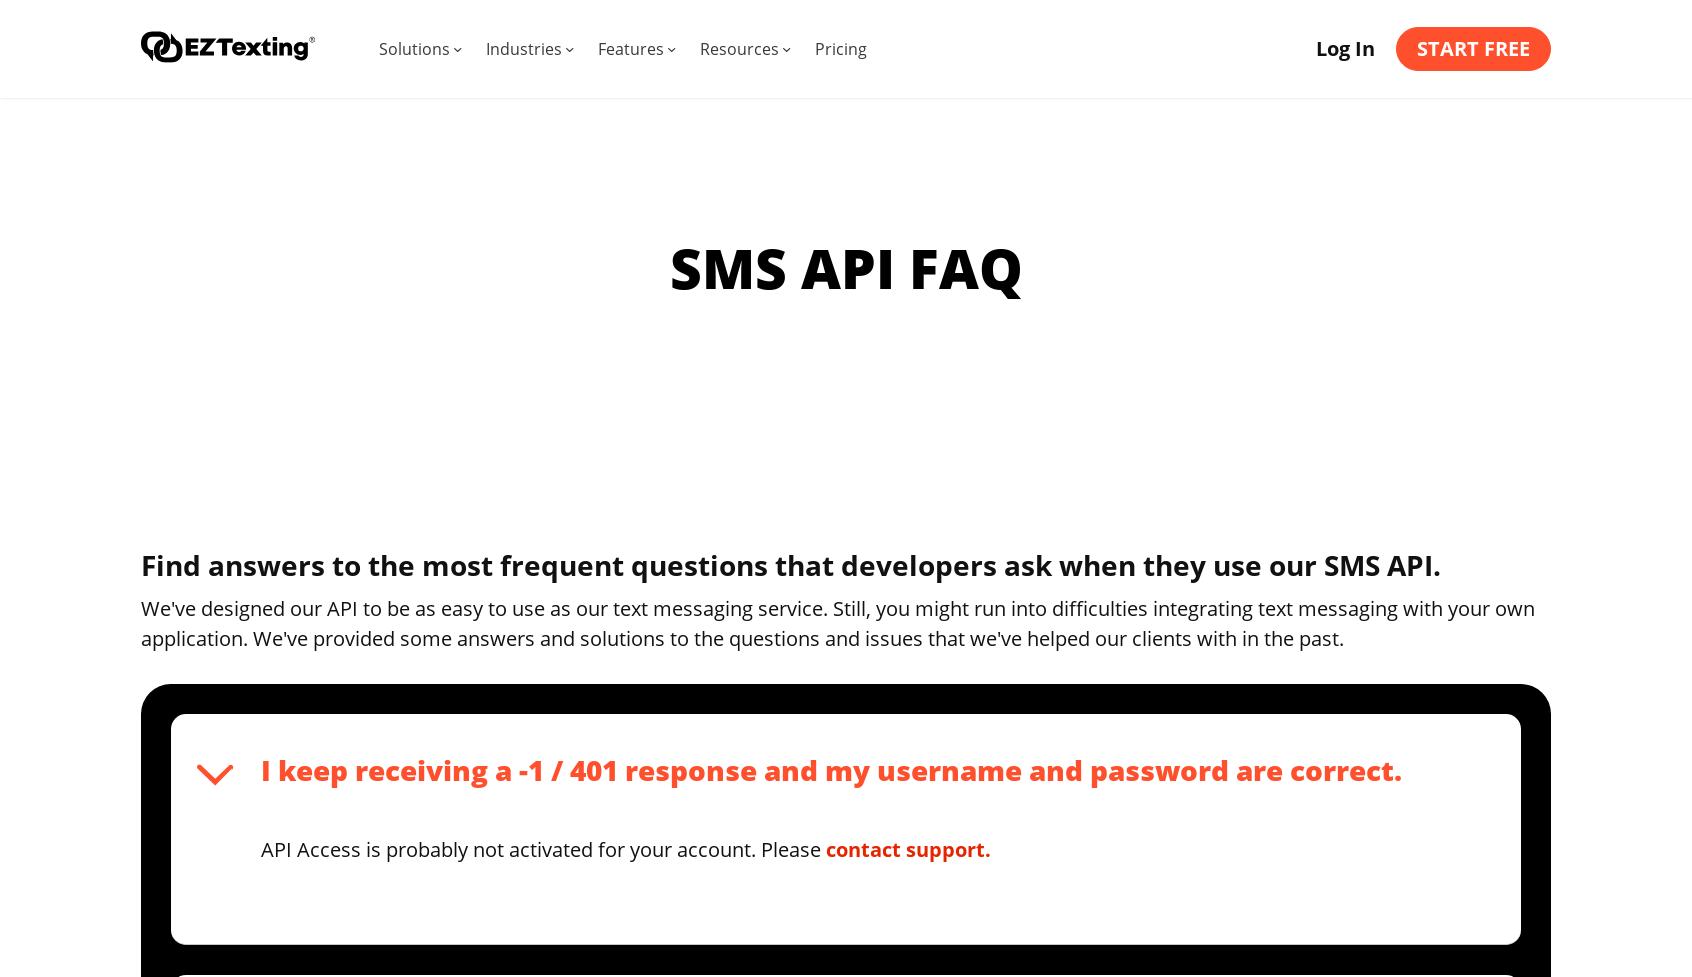  What do you see at coordinates (596, 49) in the screenshot?
I see `'Features'` at bounding box center [596, 49].